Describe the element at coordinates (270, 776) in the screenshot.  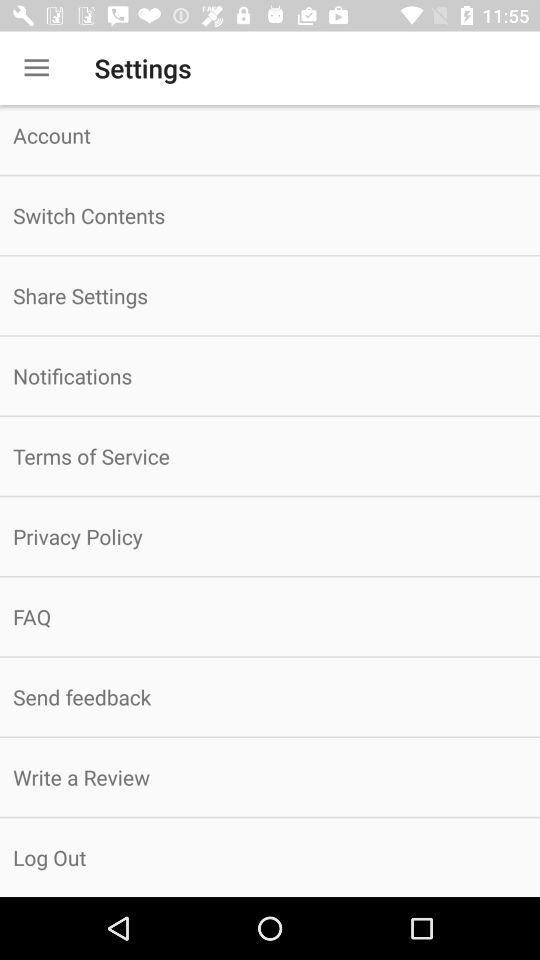
I see `write a review` at that location.